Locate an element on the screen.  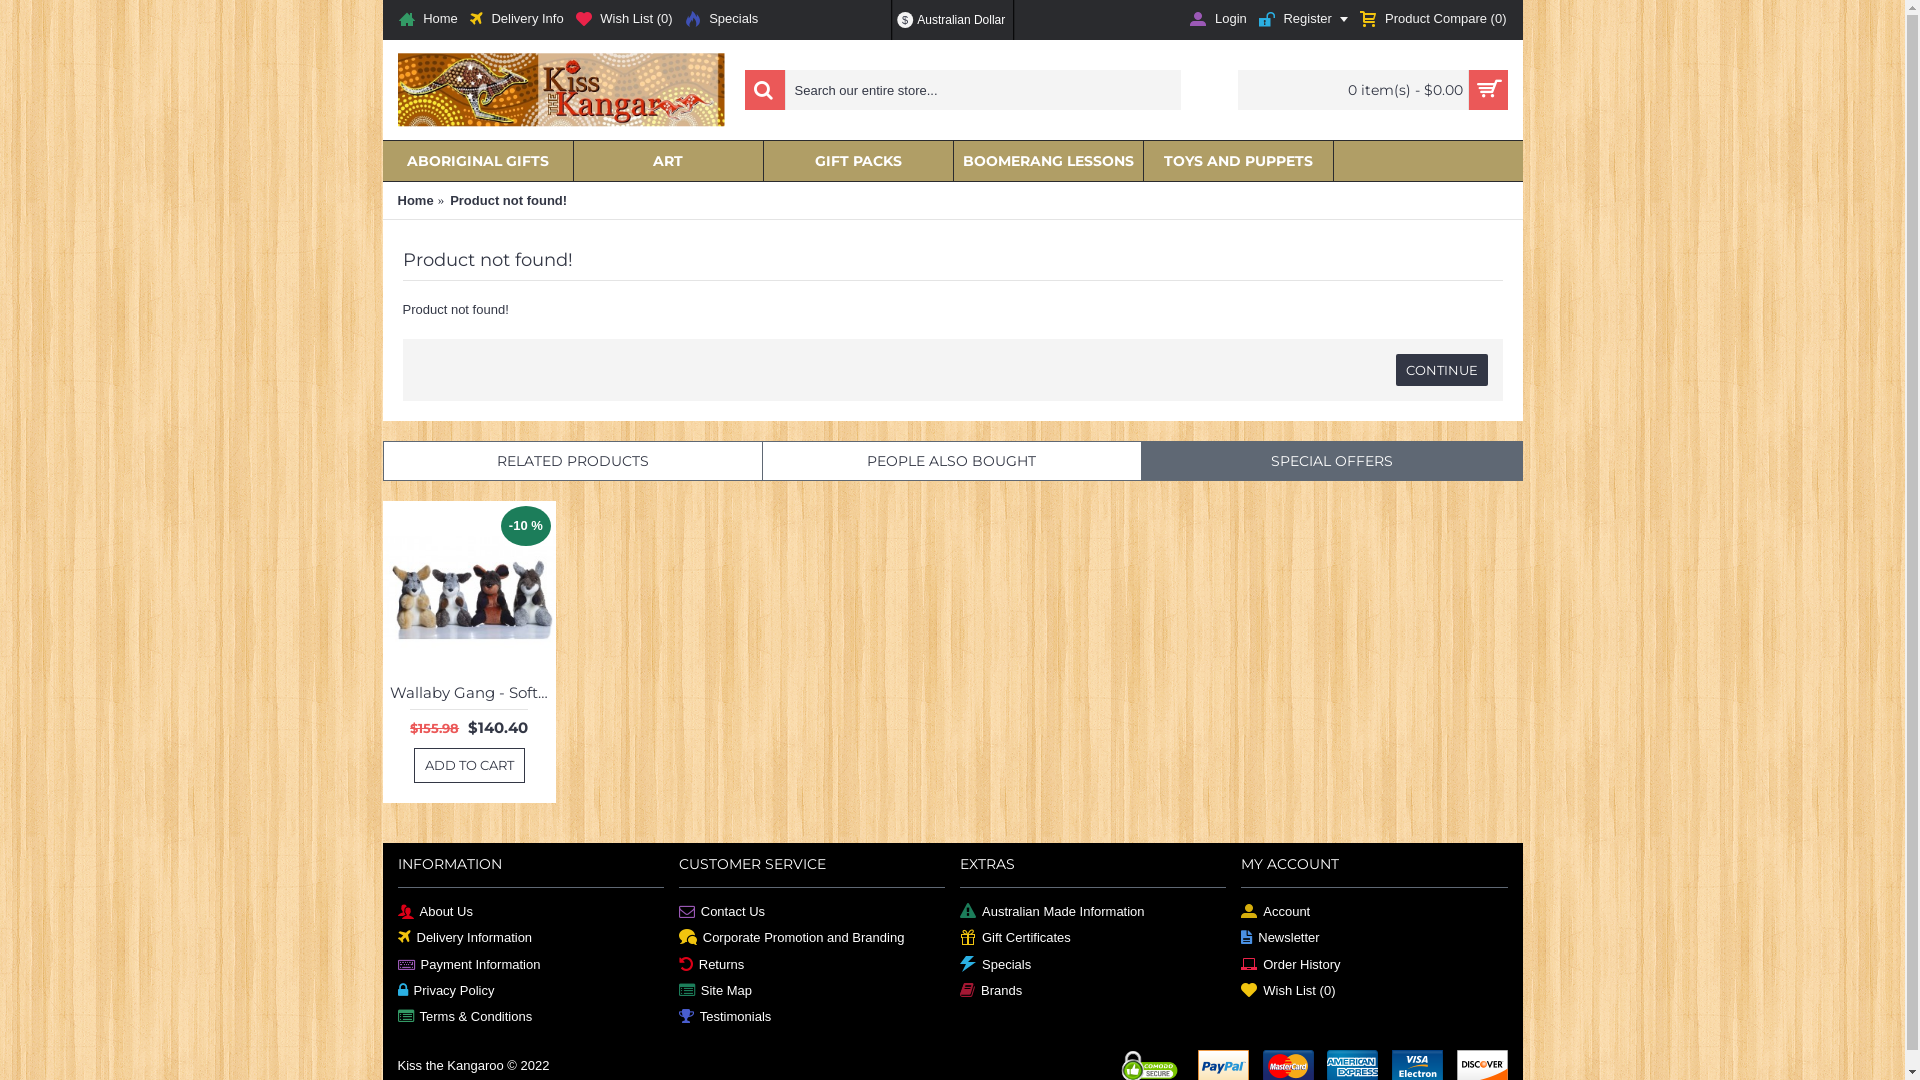
'Terms & Conditions' is located at coordinates (531, 1017).